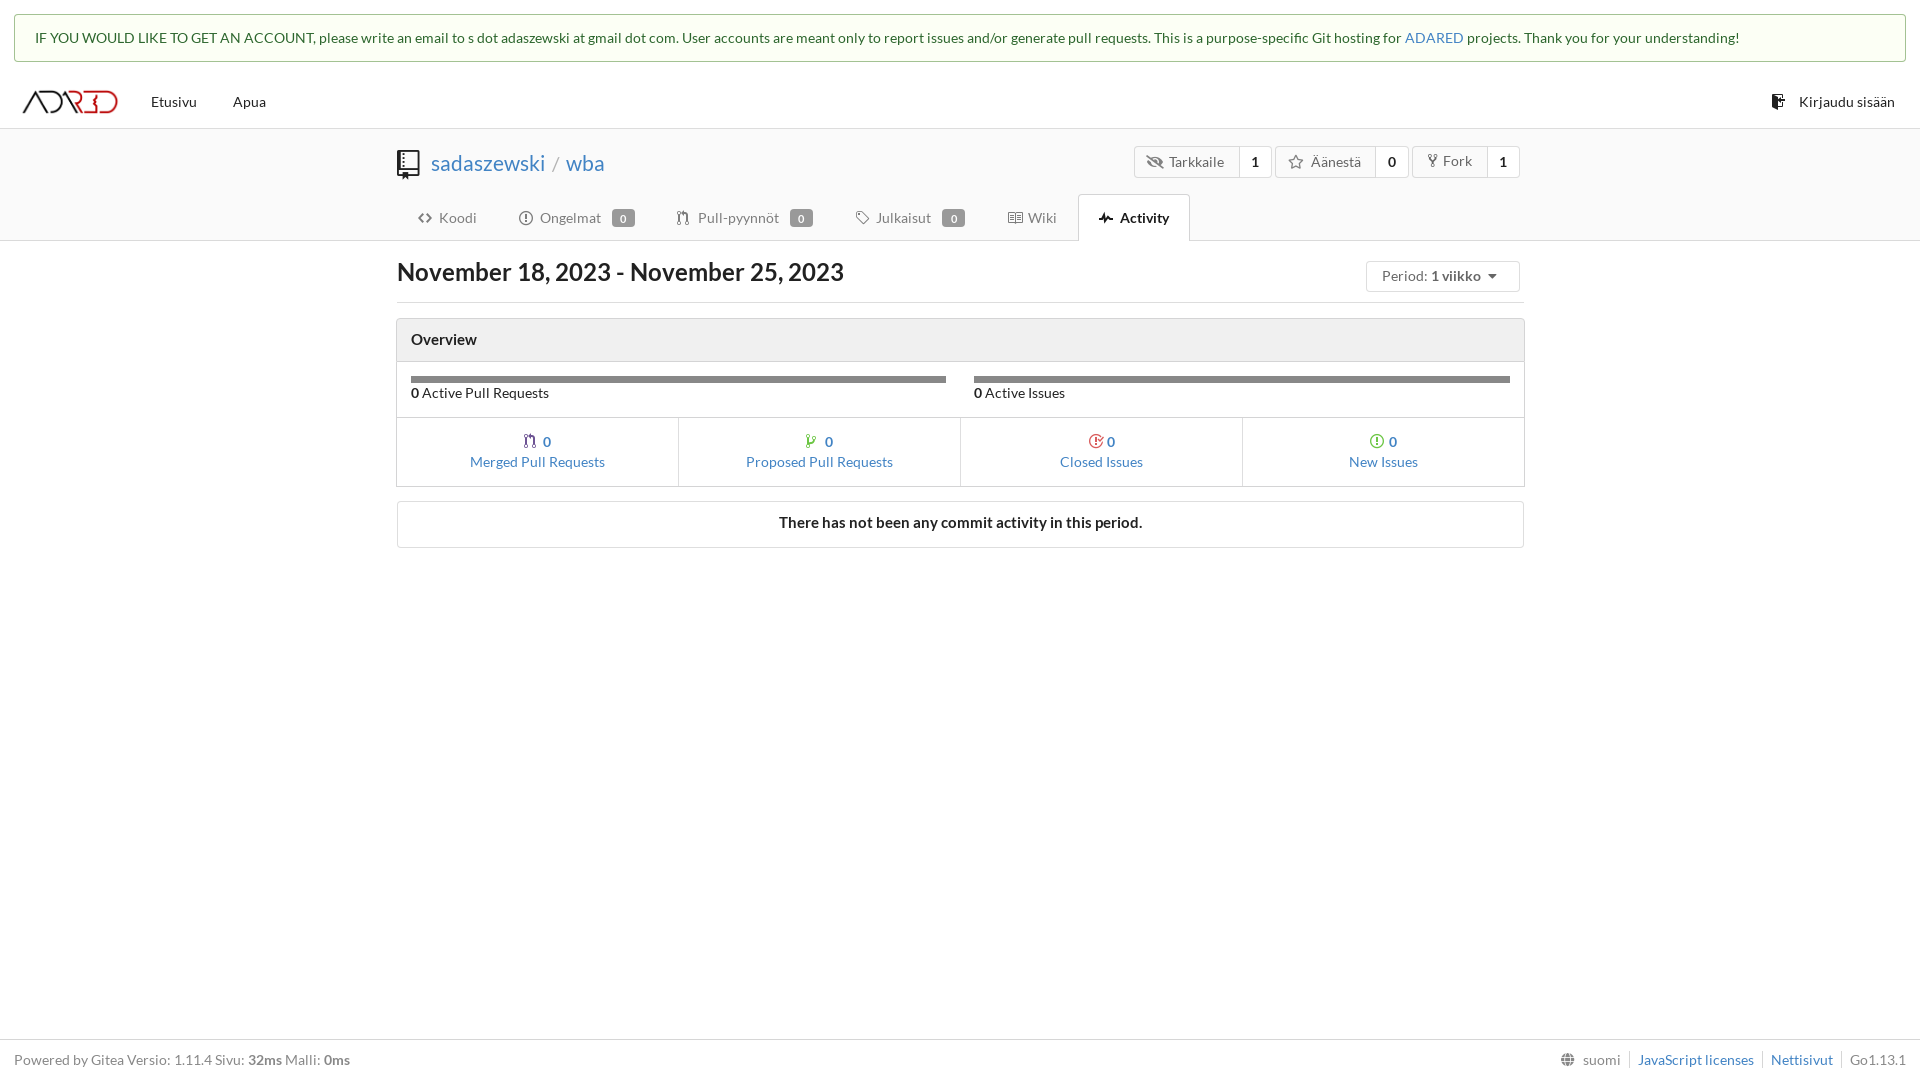 Image resolution: width=1920 pixels, height=1080 pixels. I want to click on 'Wiki', so click(985, 216).